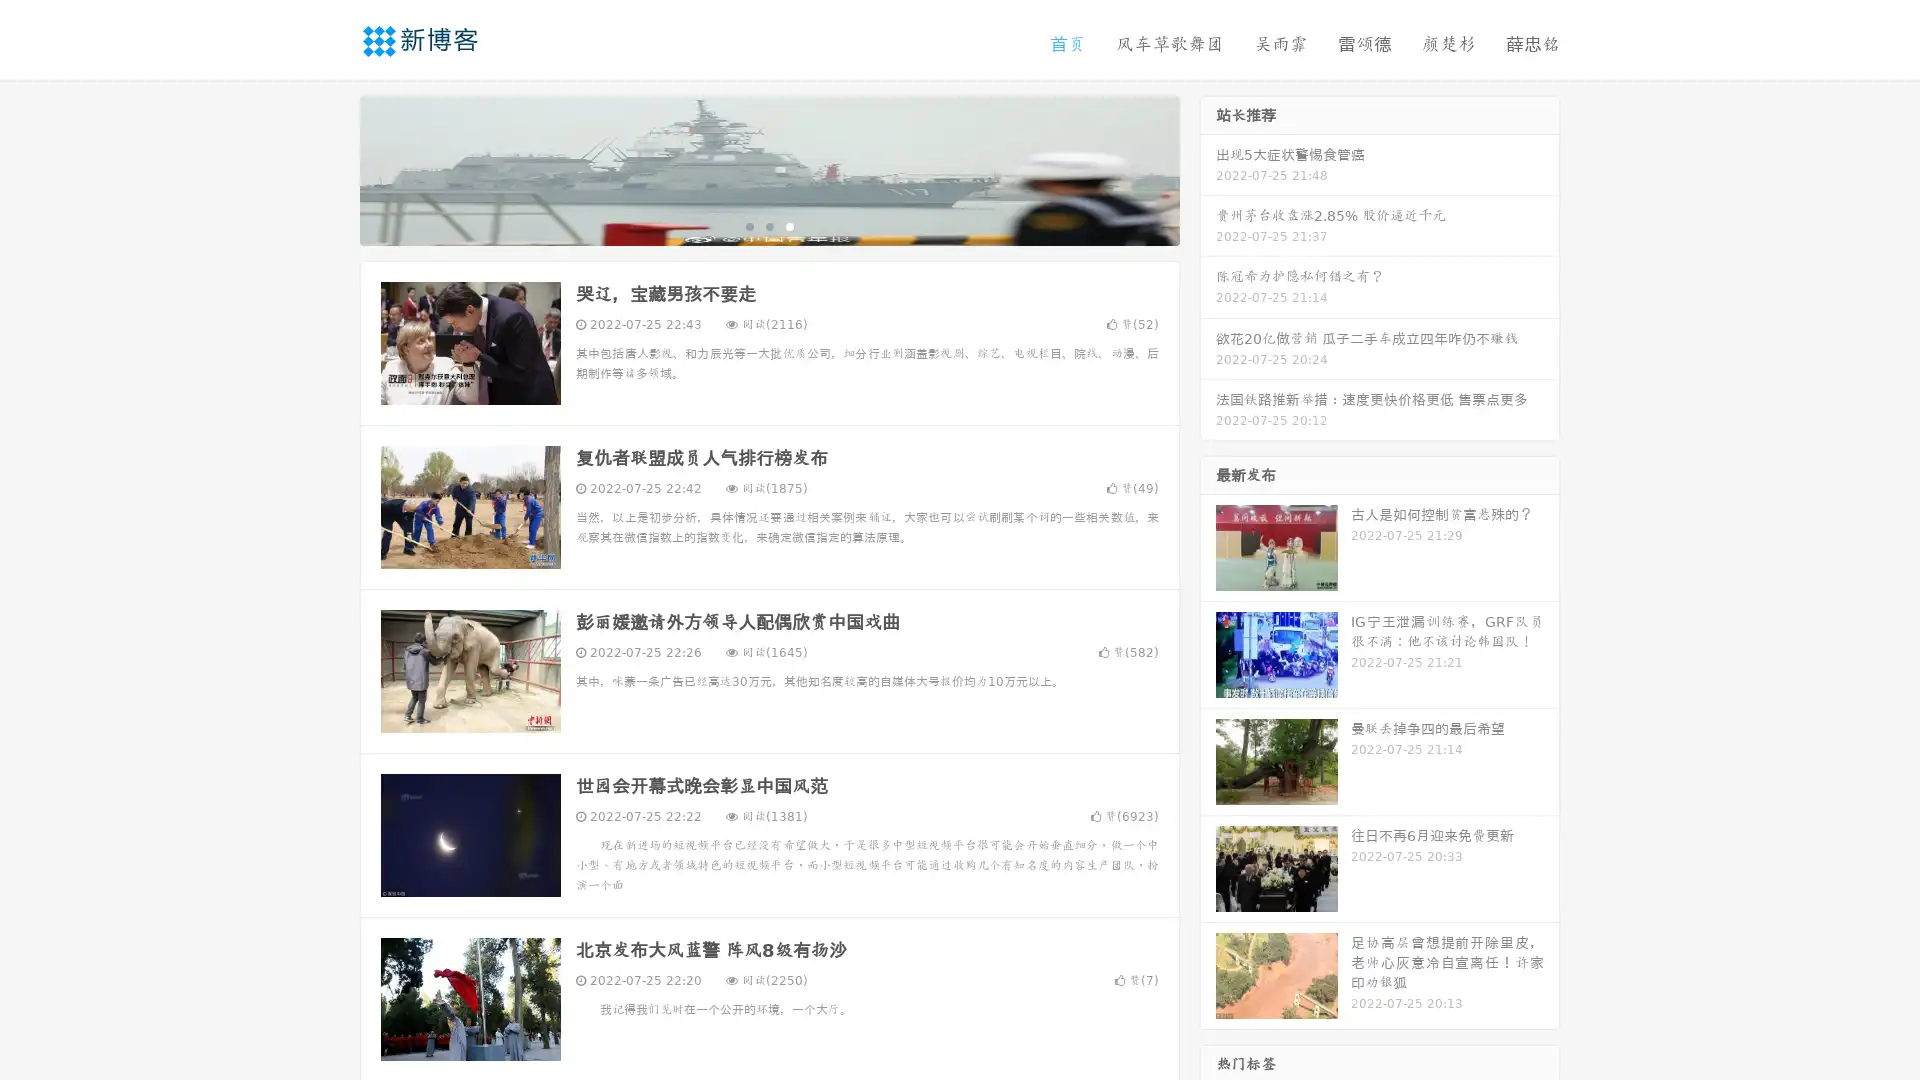 Image resolution: width=1920 pixels, height=1080 pixels. What do you see at coordinates (748, 225) in the screenshot?
I see `Go to slide 1` at bounding box center [748, 225].